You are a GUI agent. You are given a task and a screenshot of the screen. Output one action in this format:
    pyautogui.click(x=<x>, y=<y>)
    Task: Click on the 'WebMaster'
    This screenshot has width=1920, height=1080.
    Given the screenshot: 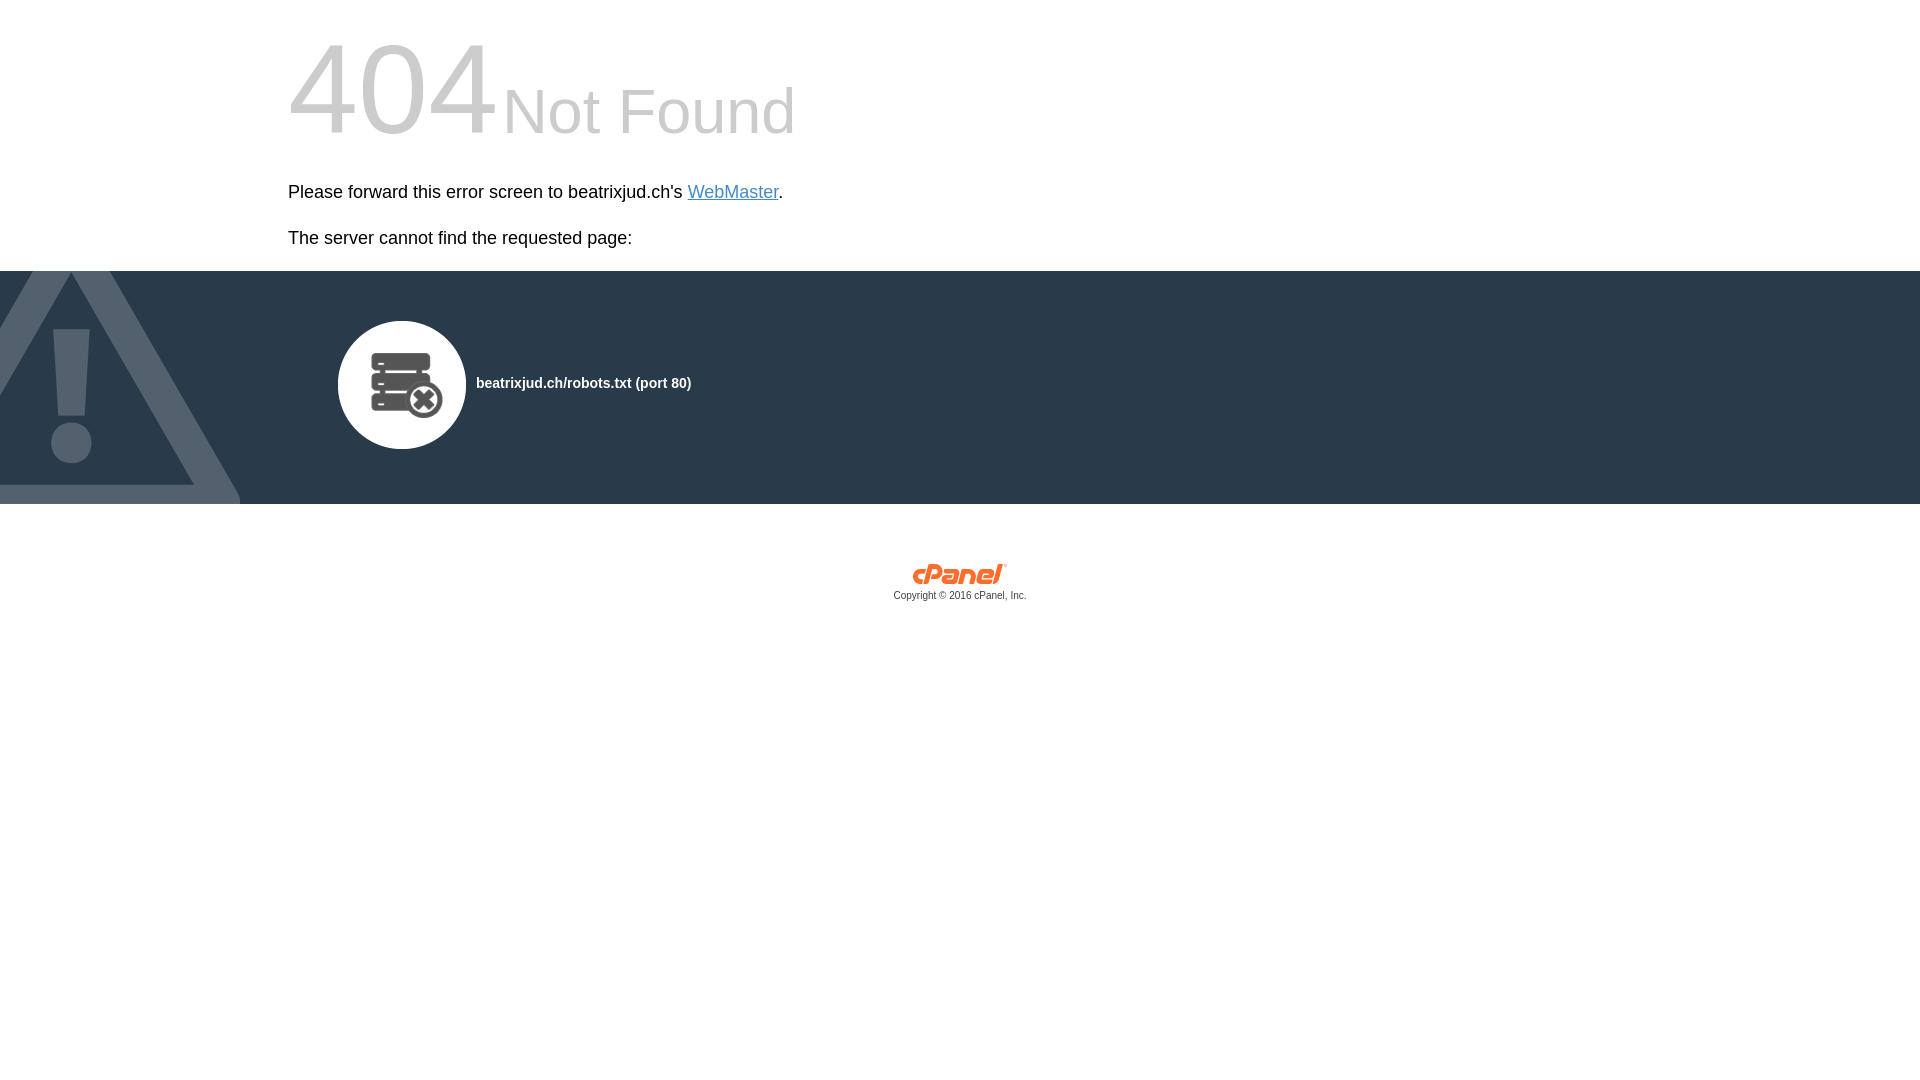 What is the action you would take?
    pyautogui.click(x=732, y=192)
    